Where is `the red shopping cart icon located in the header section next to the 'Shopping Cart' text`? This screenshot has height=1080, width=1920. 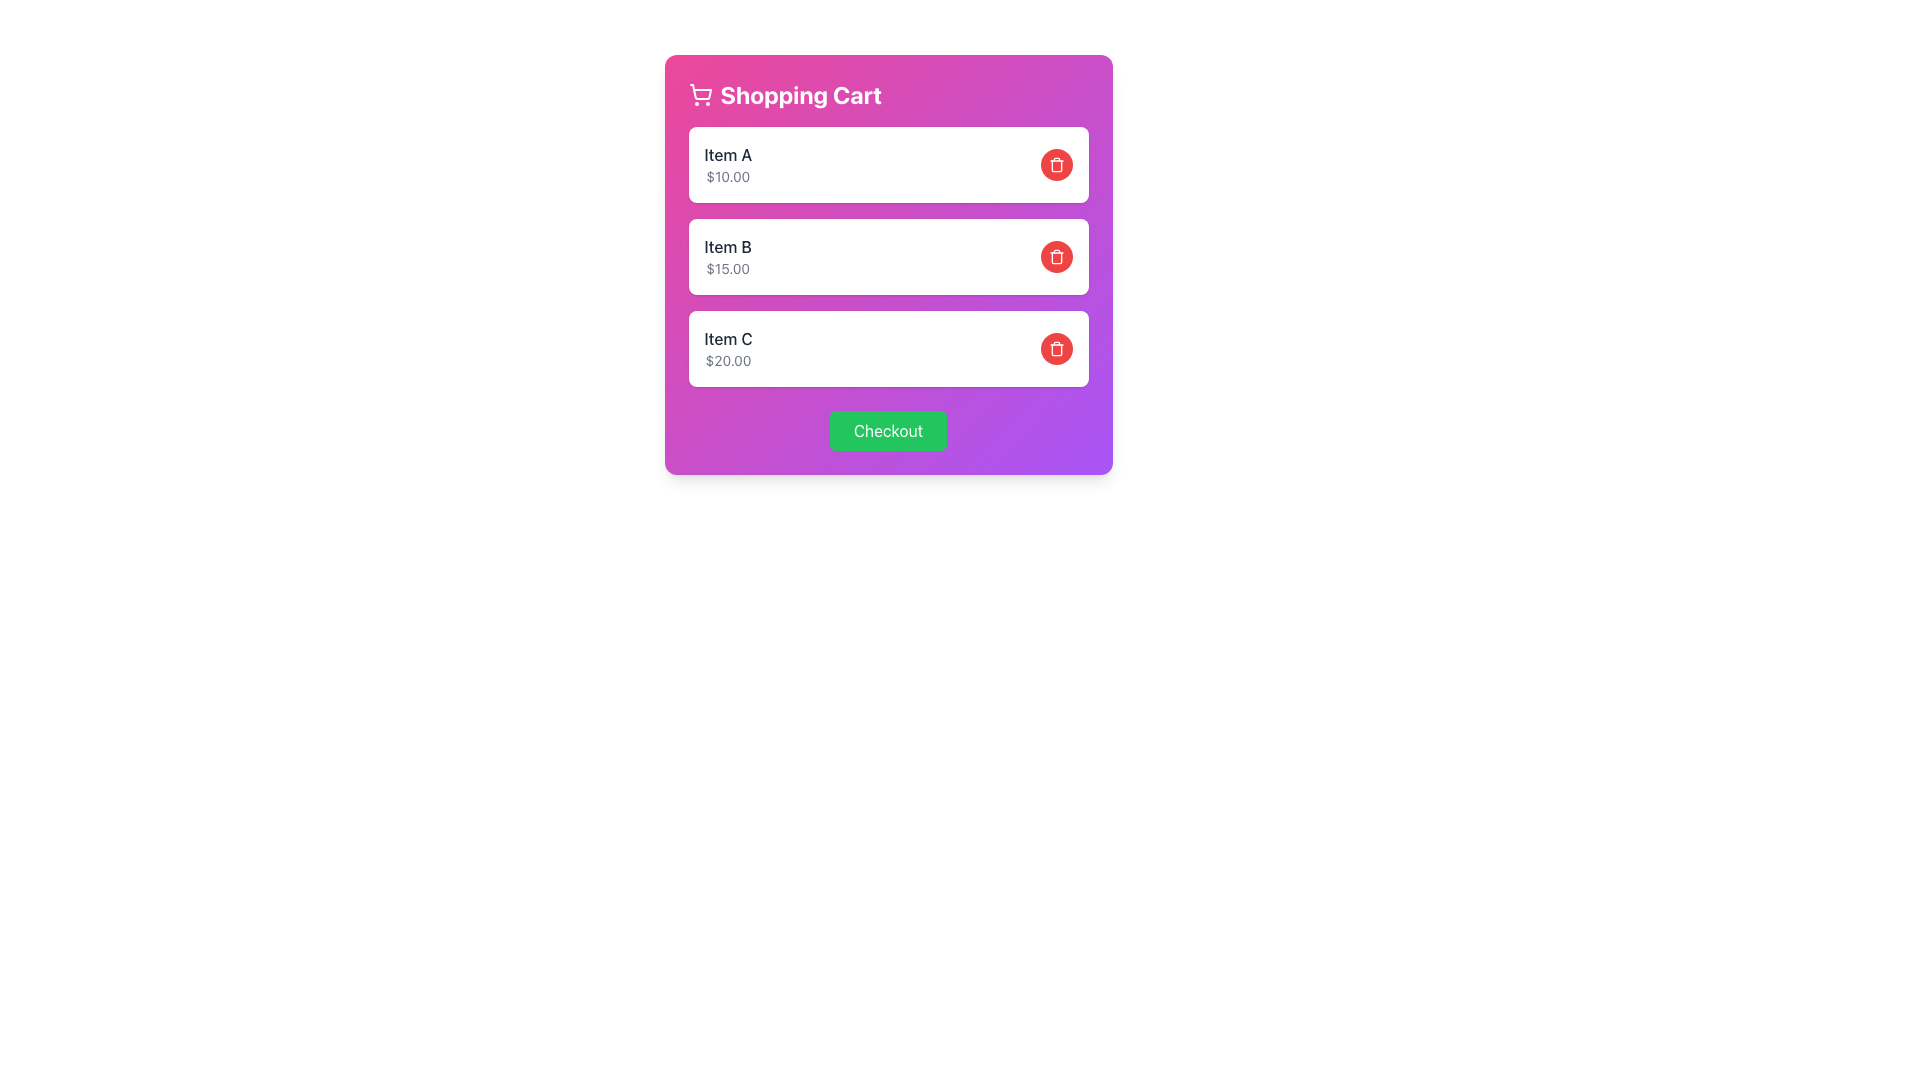 the red shopping cart icon located in the header section next to the 'Shopping Cart' text is located at coordinates (700, 92).